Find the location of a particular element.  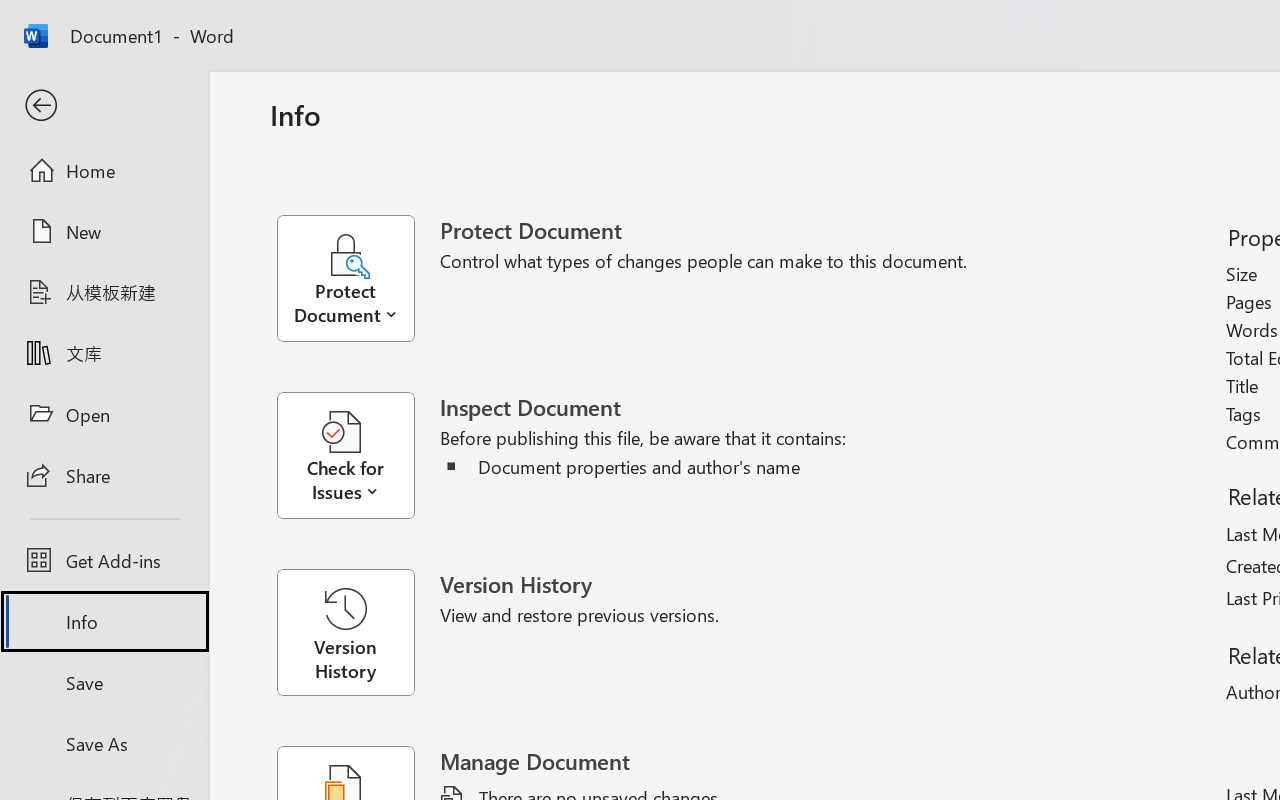

'Check for Issues' is located at coordinates (358, 454).